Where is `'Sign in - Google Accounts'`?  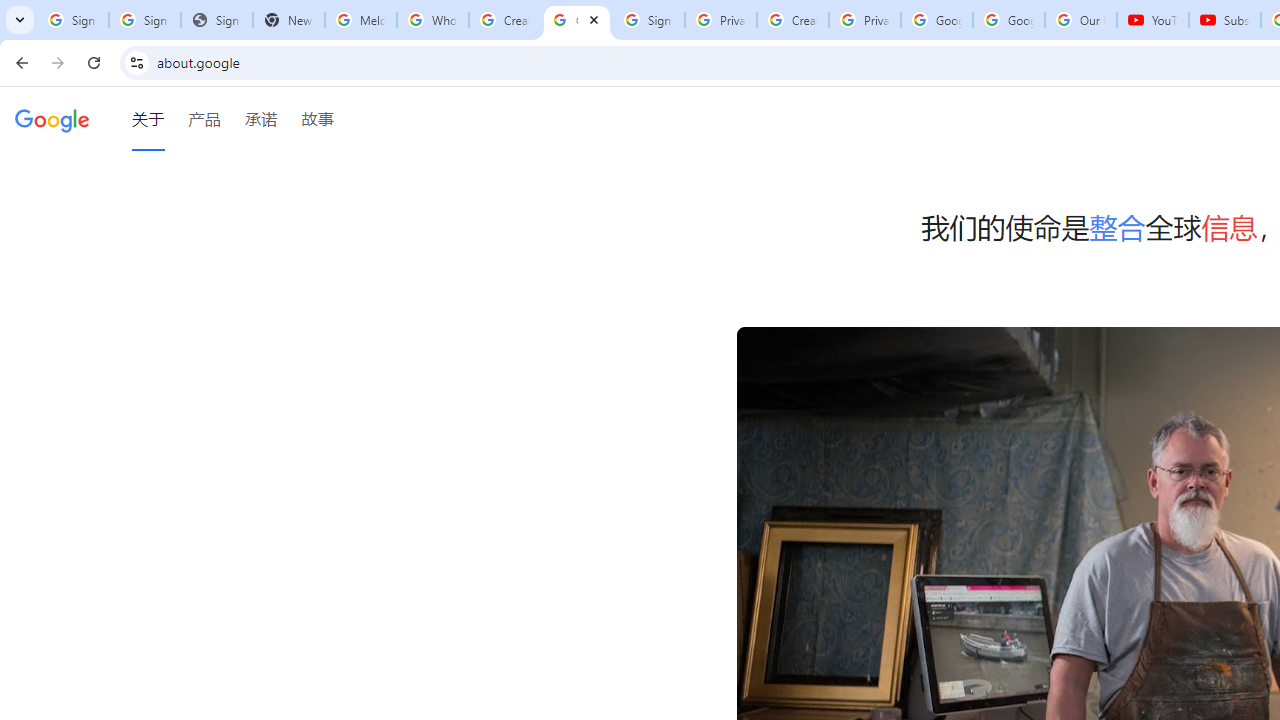 'Sign in - Google Accounts' is located at coordinates (143, 20).